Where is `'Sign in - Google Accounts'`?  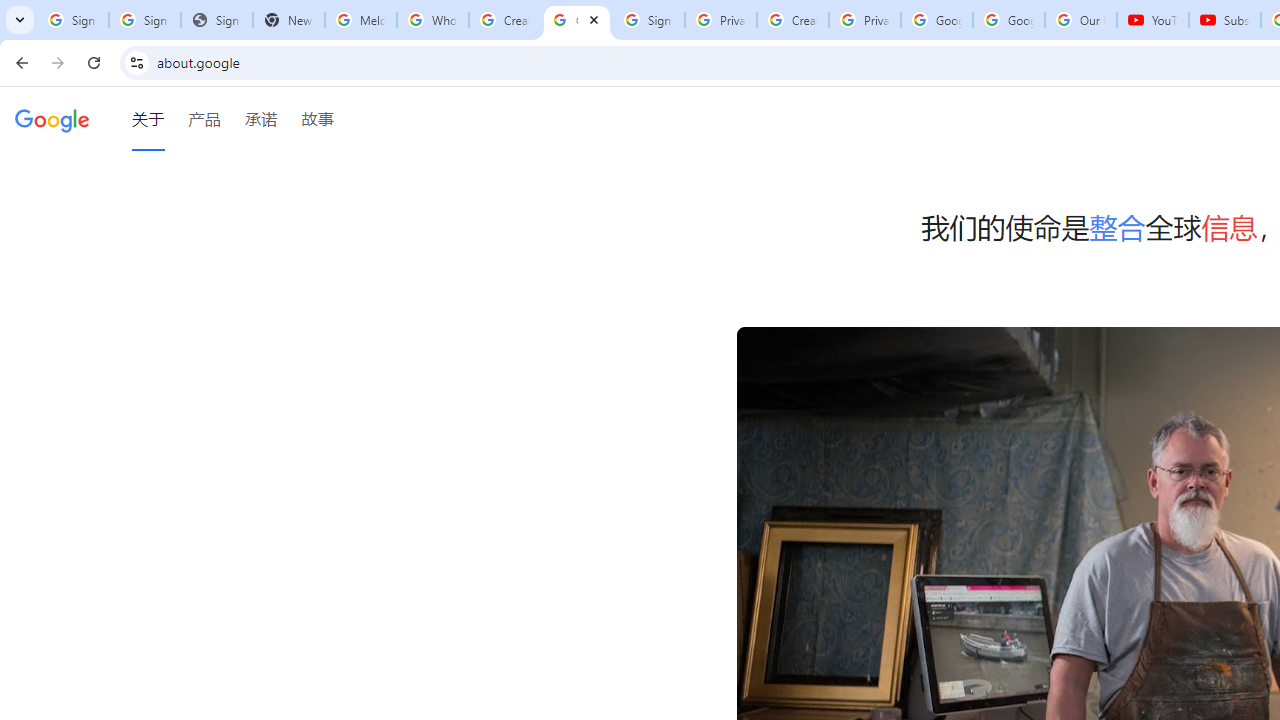 'Sign in - Google Accounts' is located at coordinates (143, 20).